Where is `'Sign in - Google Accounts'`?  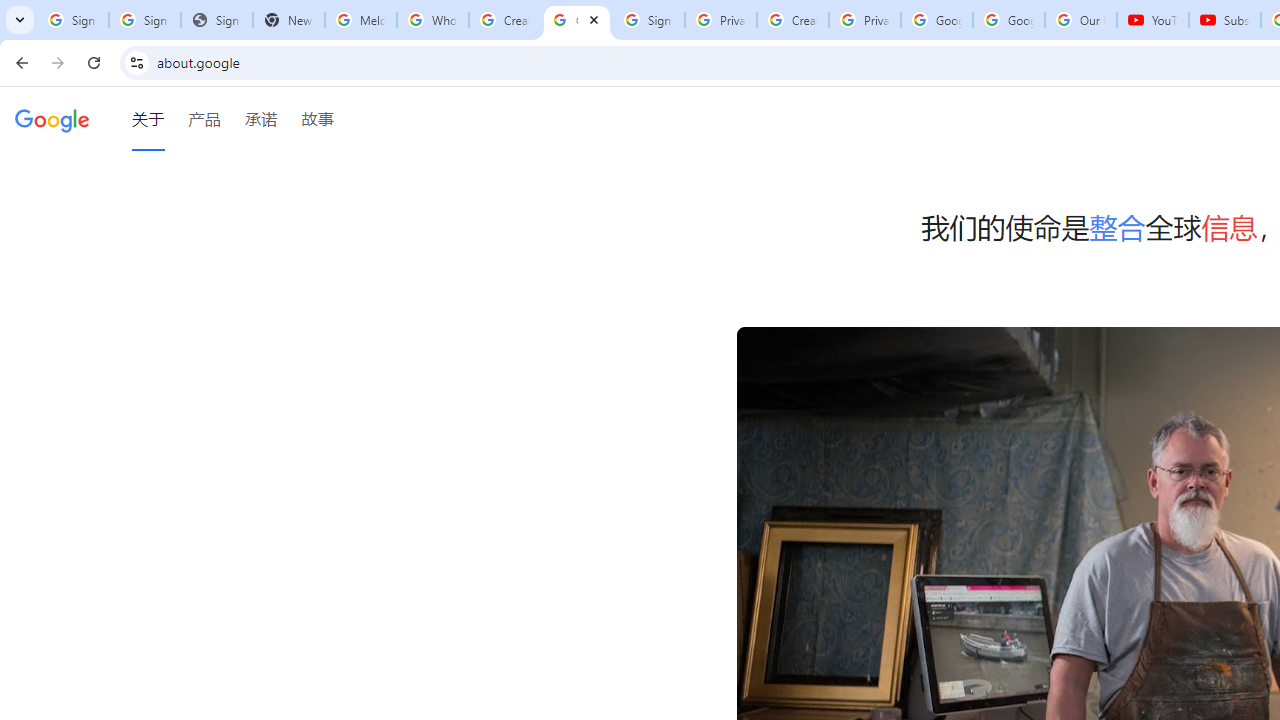 'Sign in - Google Accounts' is located at coordinates (143, 20).